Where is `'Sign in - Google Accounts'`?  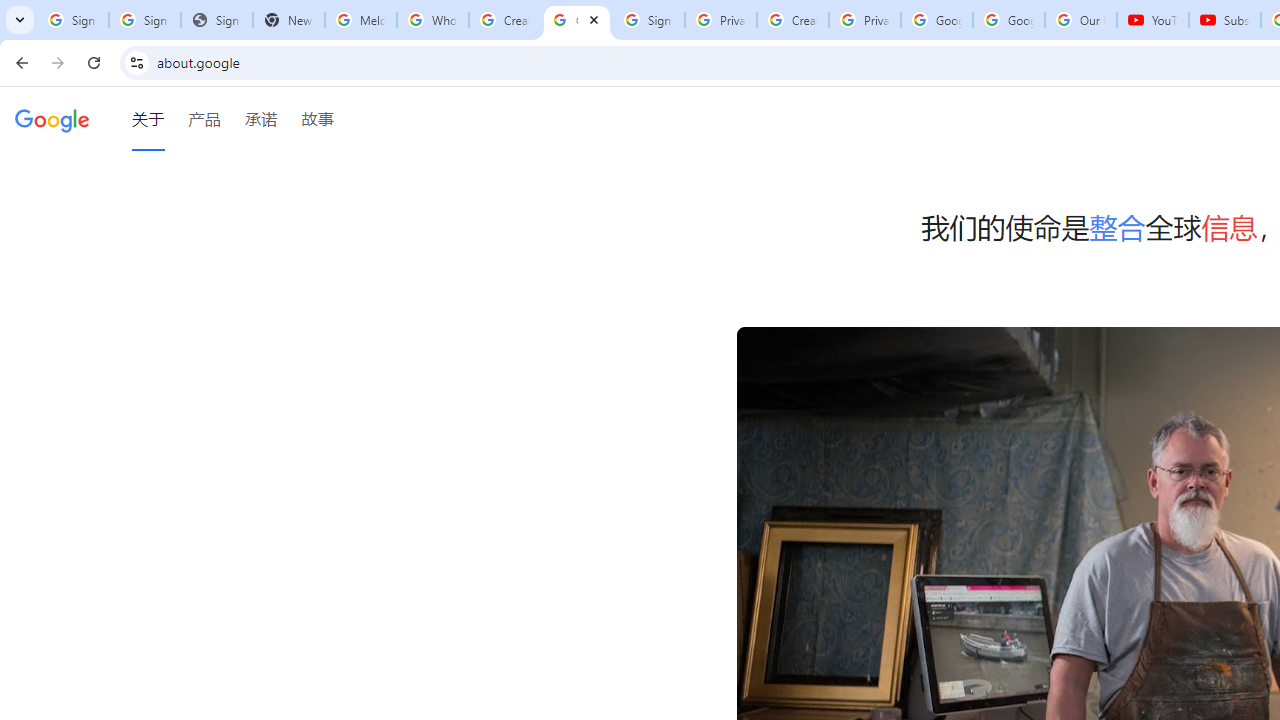 'Sign in - Google Accounts' is located at coordinates (143, 20).